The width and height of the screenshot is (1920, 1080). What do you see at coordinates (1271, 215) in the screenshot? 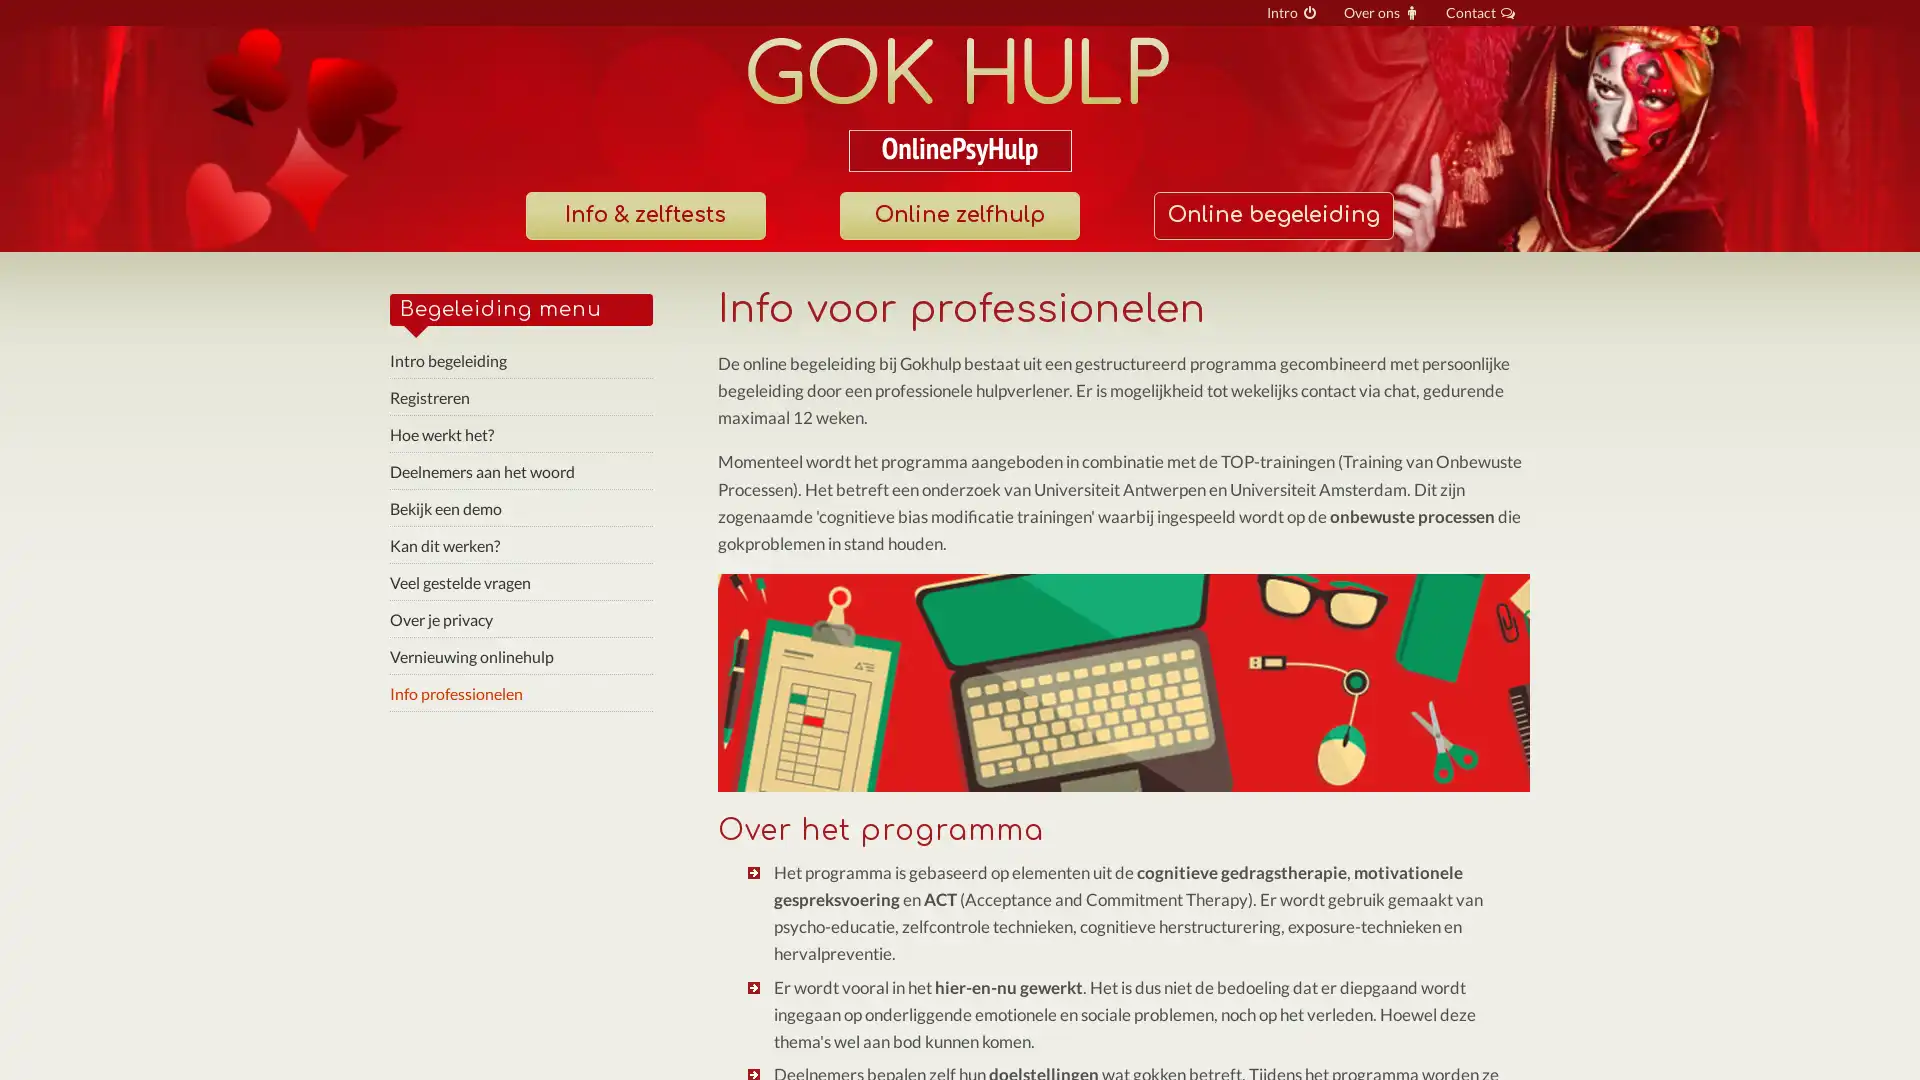
I see `Online begeleiding` at bounding box center [1271, 215].